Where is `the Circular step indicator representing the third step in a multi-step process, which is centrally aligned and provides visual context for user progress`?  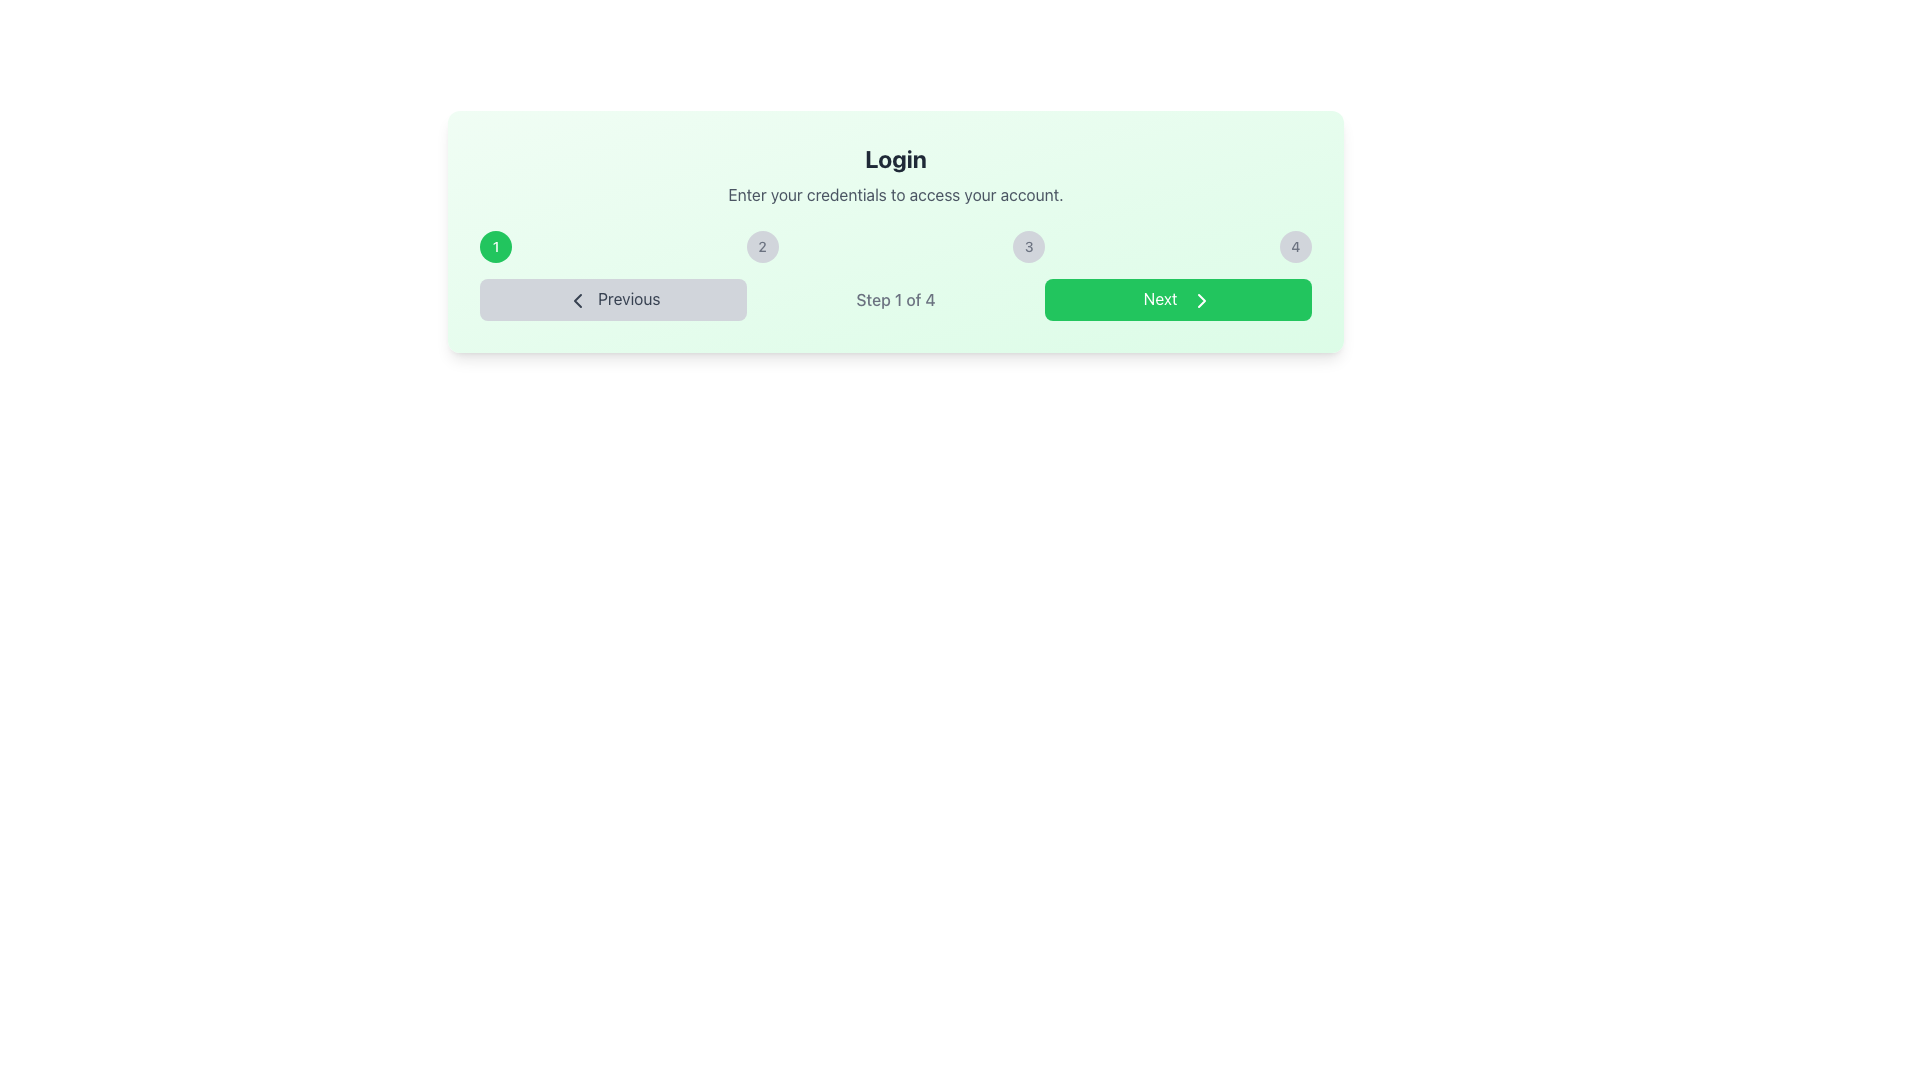 the Circular step indicator representing the third step in a multi-step process, which is centrally aligned and provides visual context for user progress is located at coordinates (1029, 245).